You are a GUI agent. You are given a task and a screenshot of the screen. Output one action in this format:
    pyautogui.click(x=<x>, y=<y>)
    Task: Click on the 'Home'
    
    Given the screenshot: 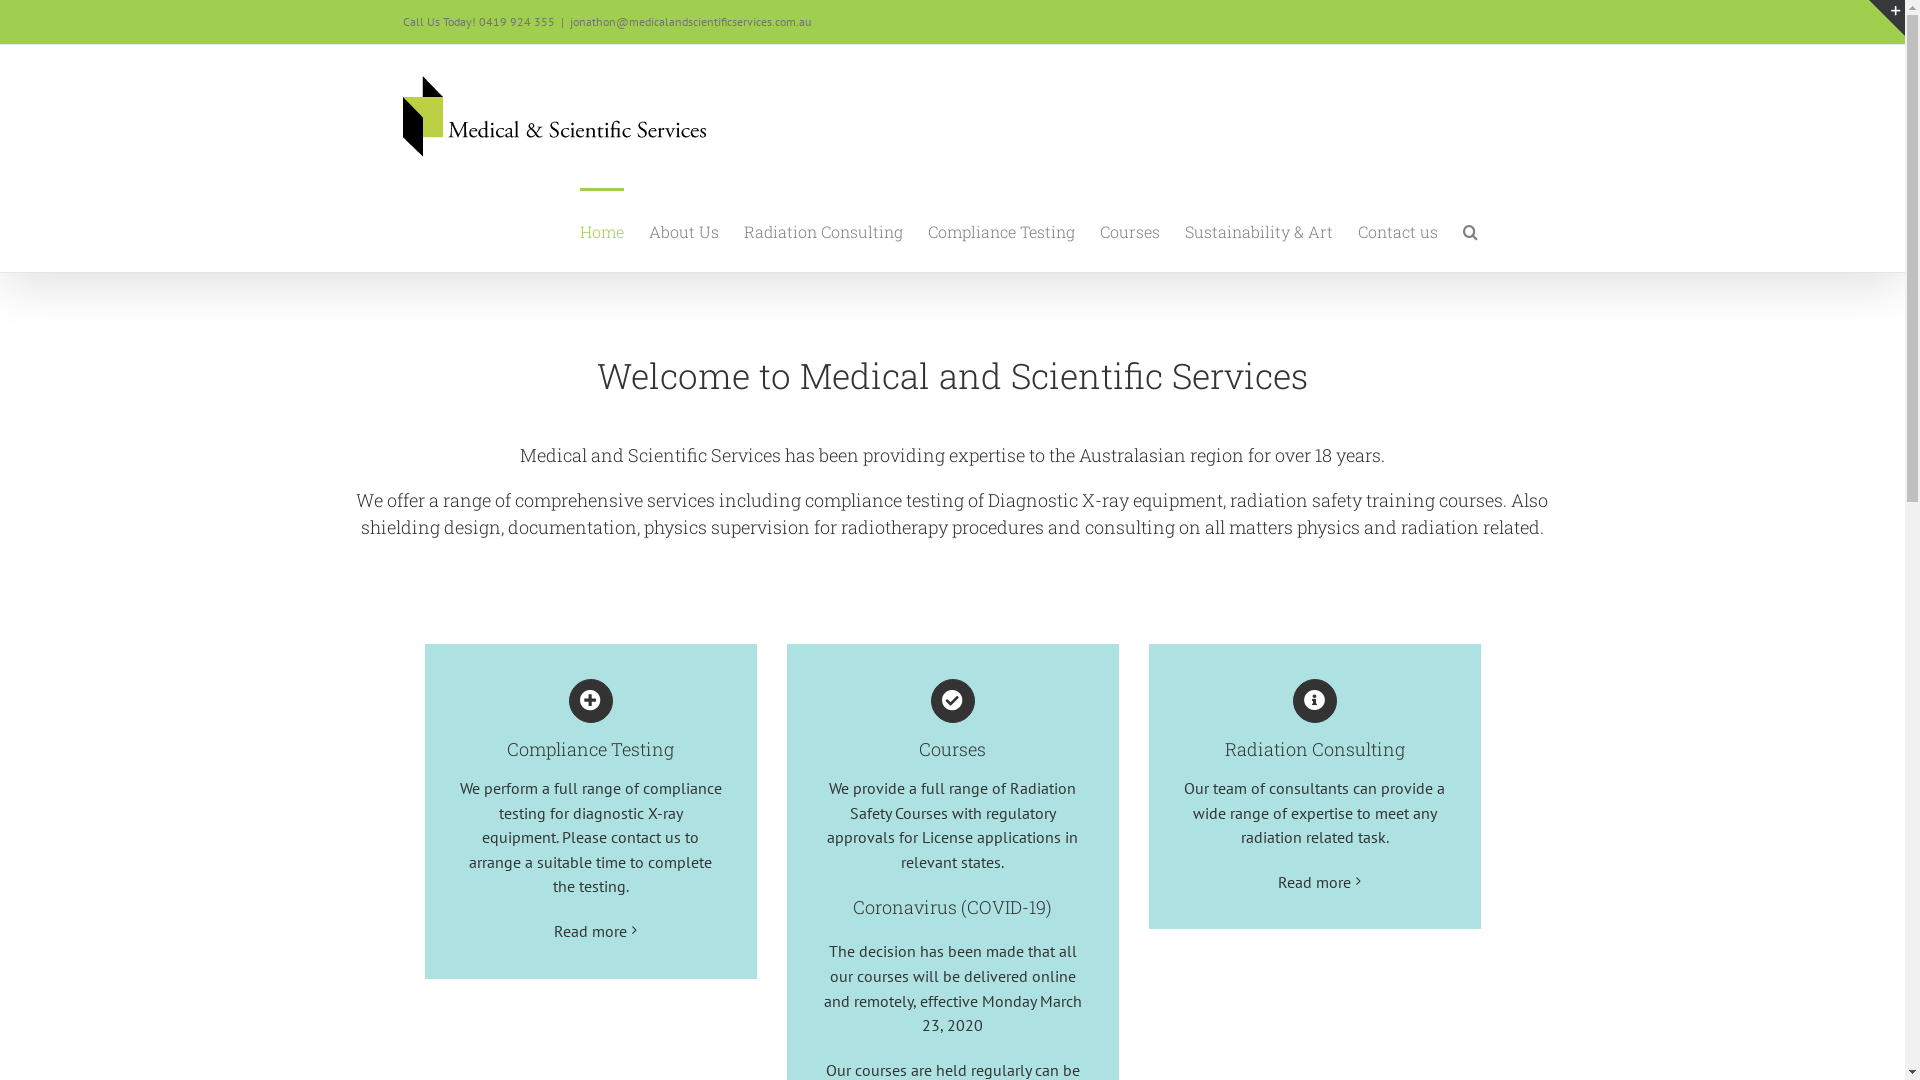 What is the action you would take?
    pyautogui.click(x=600, y=229)
    